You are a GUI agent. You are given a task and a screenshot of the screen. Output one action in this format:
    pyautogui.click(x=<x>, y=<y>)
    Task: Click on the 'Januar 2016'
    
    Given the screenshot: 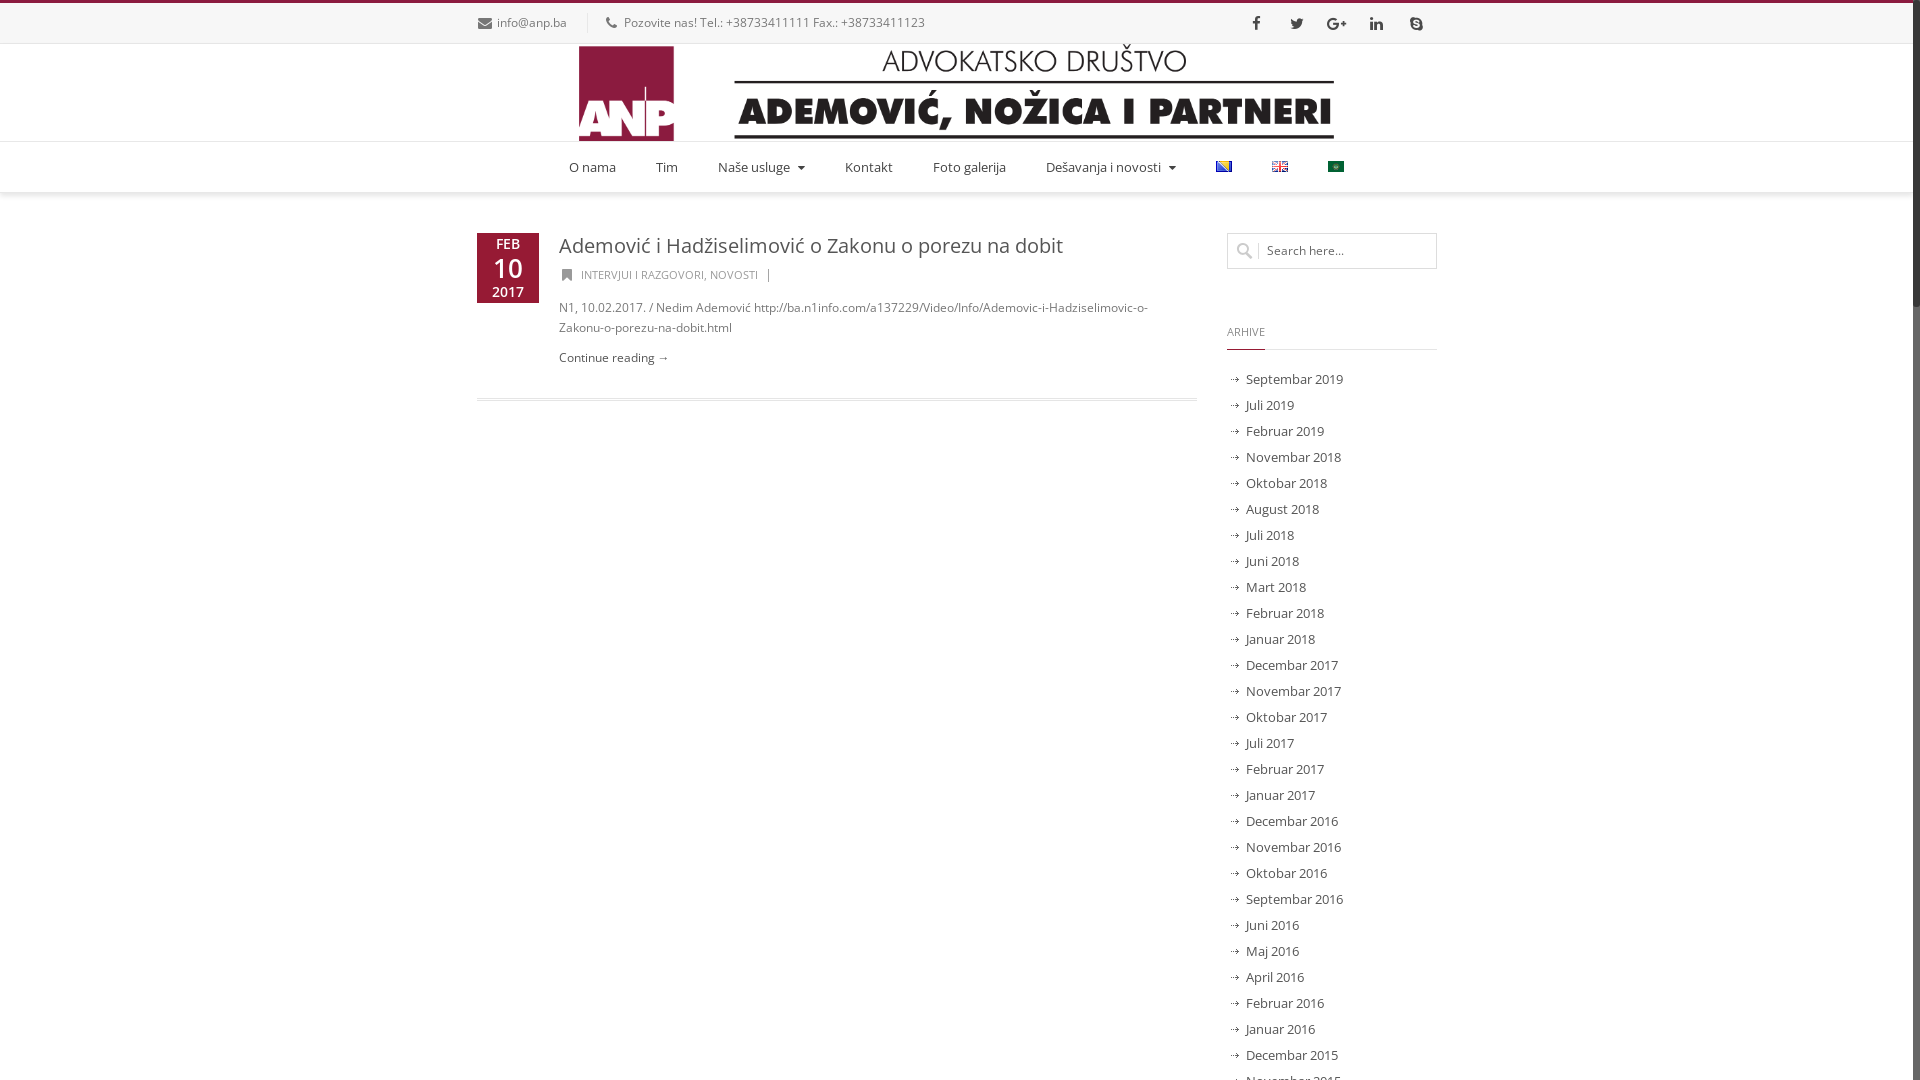 What is the action you would take?
    pyautogui.click(x=1272, y=1029)
    